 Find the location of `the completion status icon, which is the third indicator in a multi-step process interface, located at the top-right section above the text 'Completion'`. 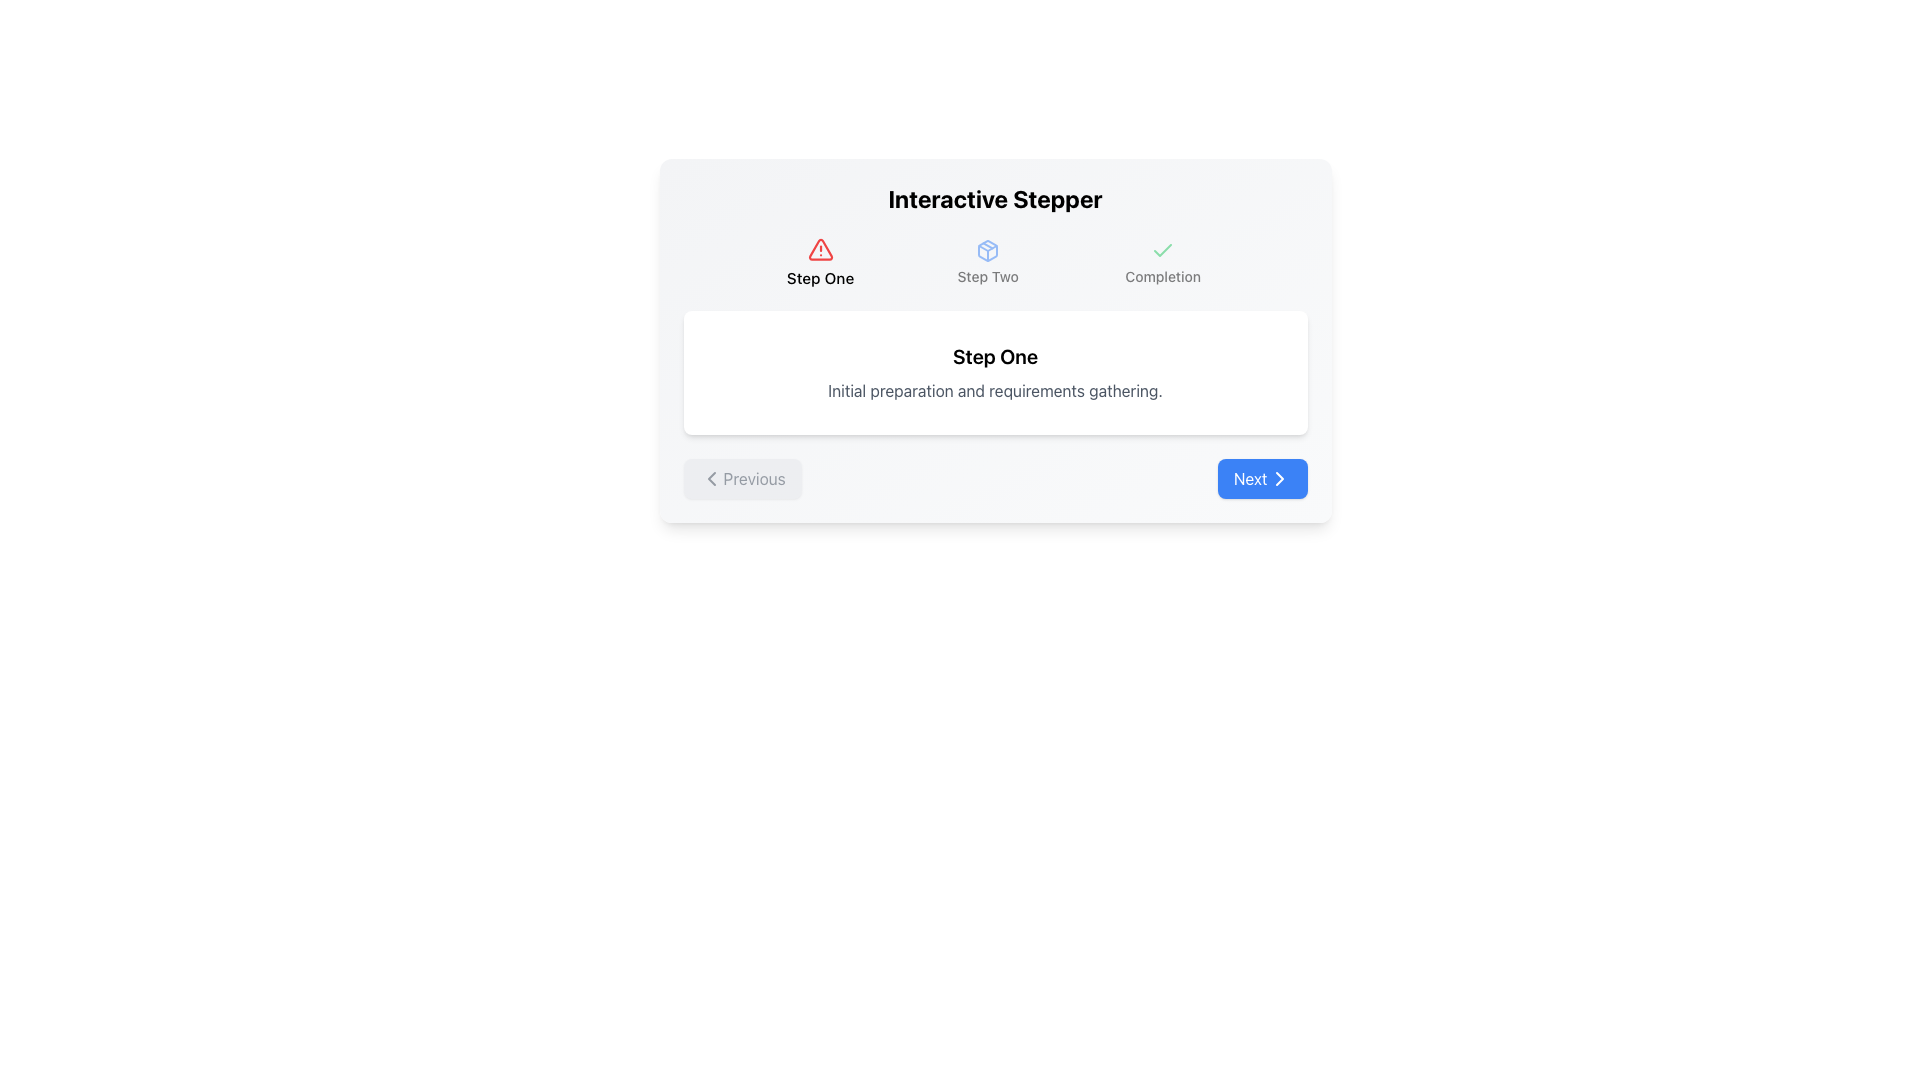

the completion status icon, which is the third indicator in a multi-step process interface, located at the top-right section above the text 'Completion' is located at coordinates (1163, 249).